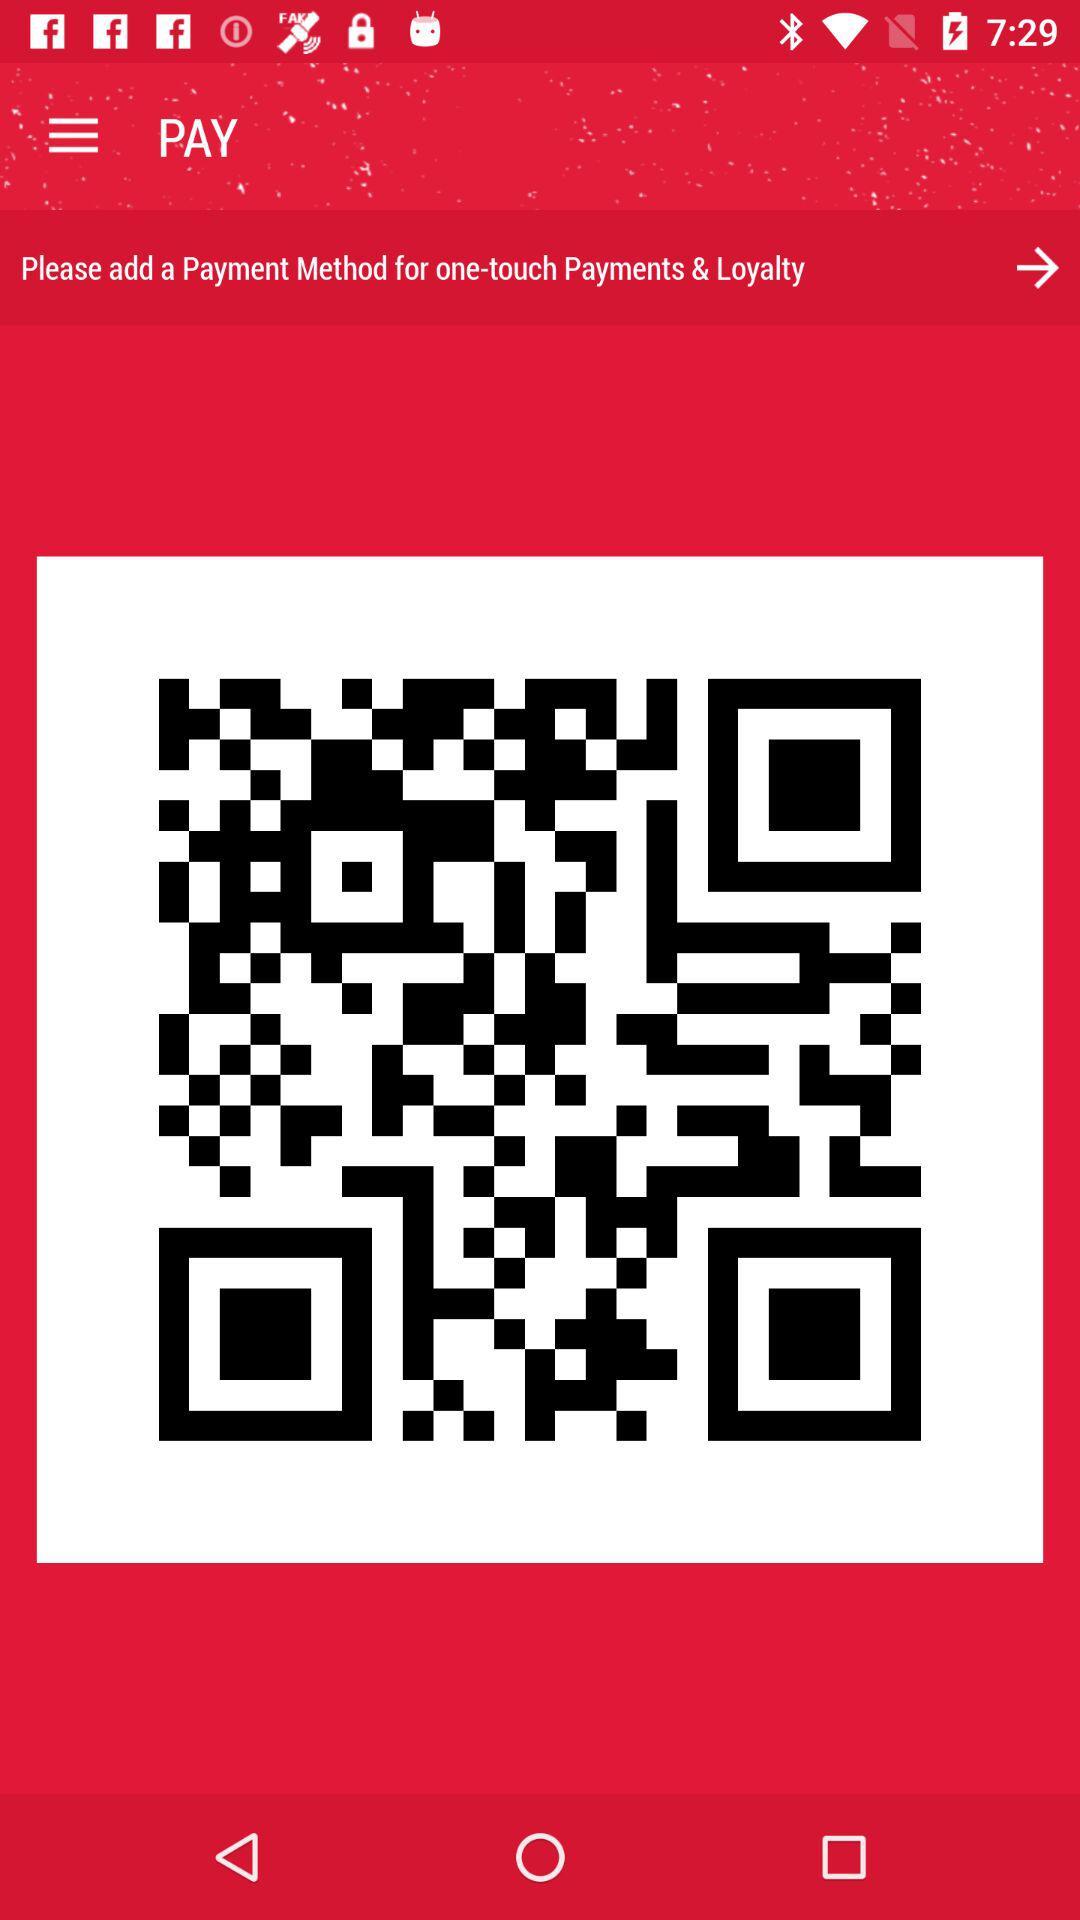 Image resolution: width=1080 pixels, height=1920 pixels. I want to click on the icon at the center, so click(540, 1058).